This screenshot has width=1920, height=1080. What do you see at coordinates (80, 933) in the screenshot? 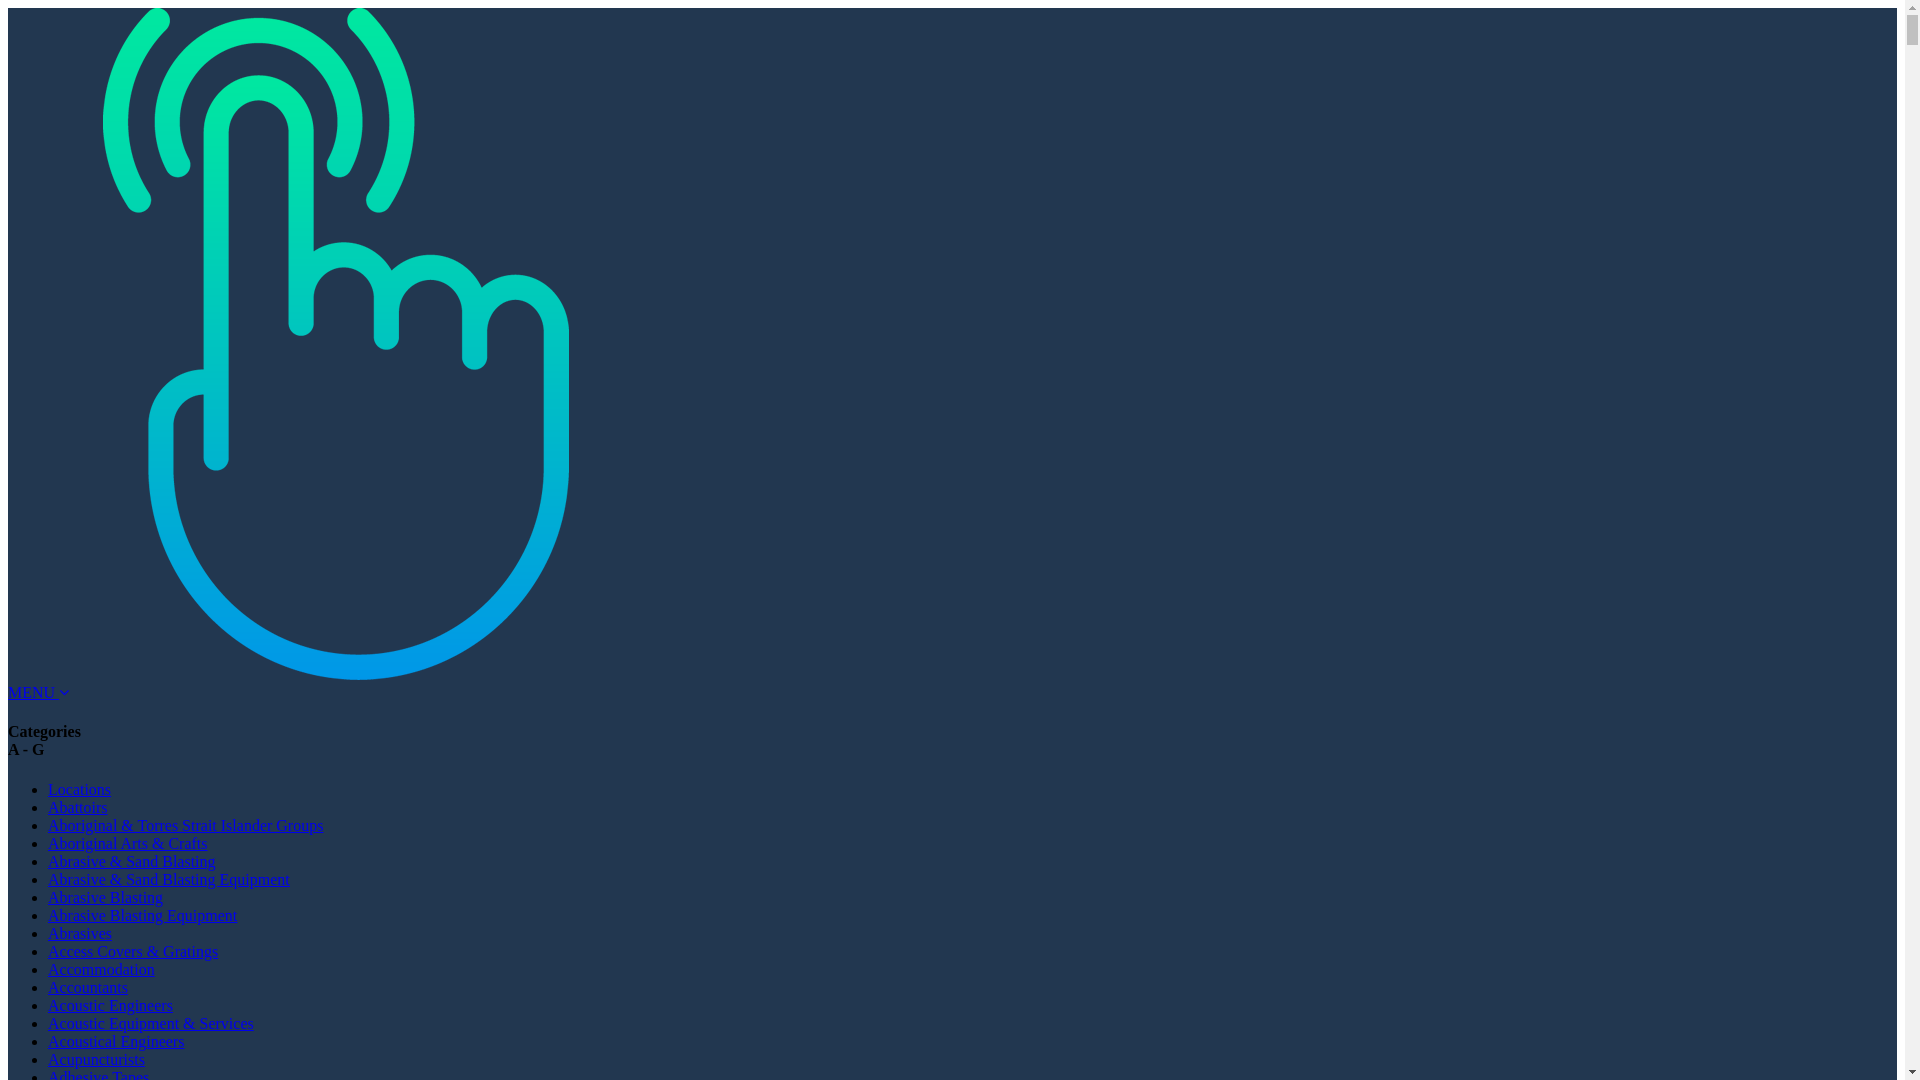
I see `'Abrasives'` at bounding box center [80, 933].